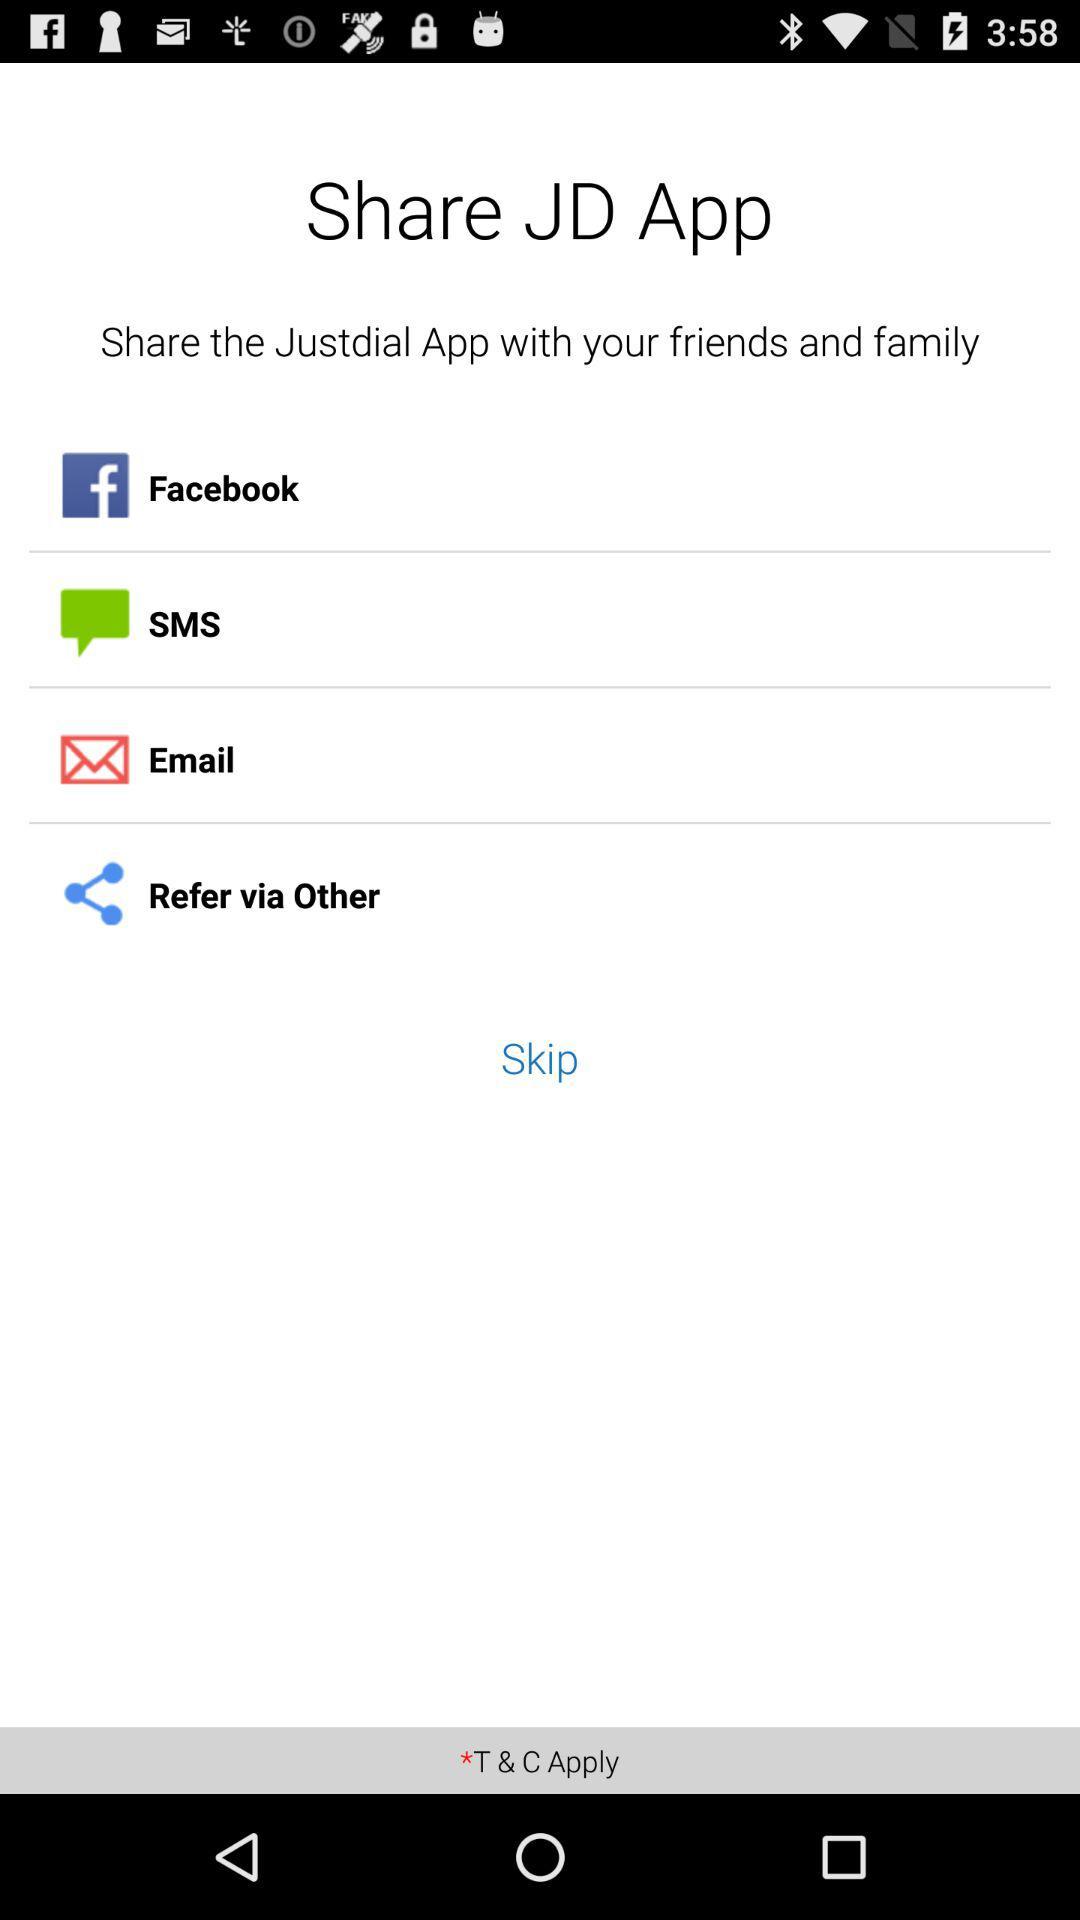  What do you see at coordinates (540, 1056) in the screenshot?
I see `the skip app` at bounding box center [540, 1056].